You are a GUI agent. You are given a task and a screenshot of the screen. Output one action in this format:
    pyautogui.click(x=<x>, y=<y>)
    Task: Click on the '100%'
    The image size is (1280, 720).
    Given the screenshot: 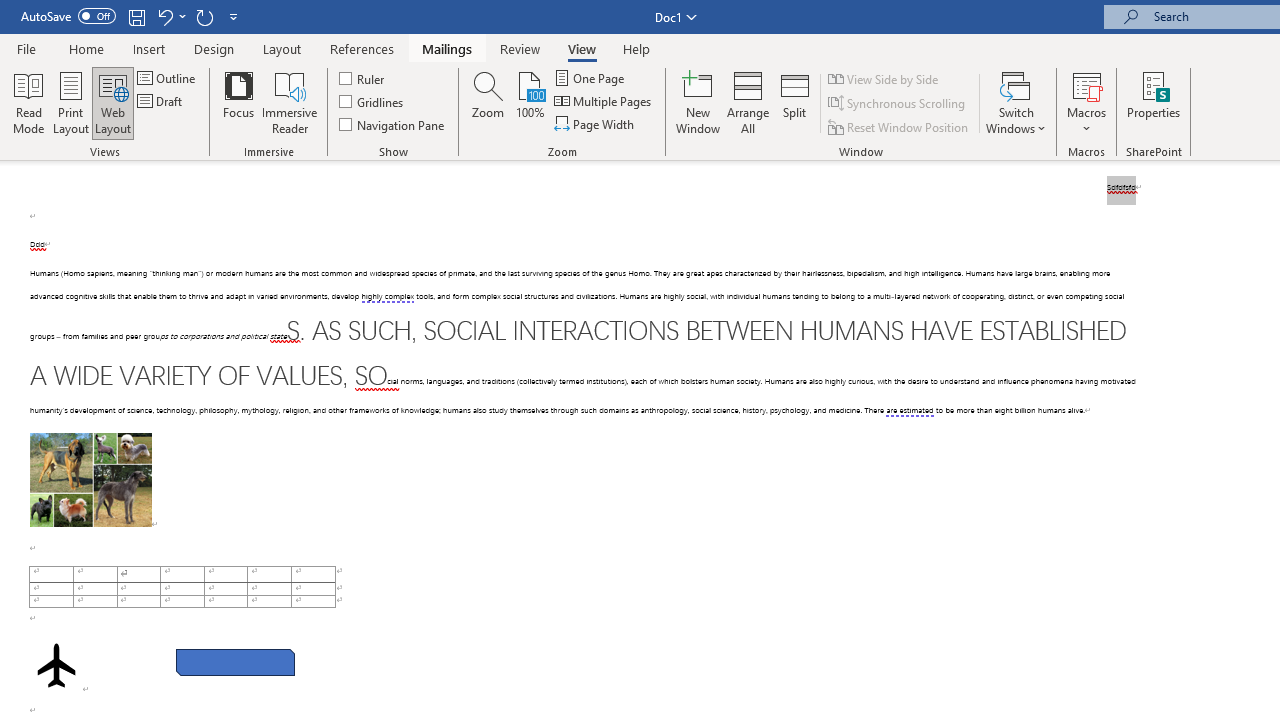 What is the action you would take?
    pyautogui.click(x=529, y=103)
    